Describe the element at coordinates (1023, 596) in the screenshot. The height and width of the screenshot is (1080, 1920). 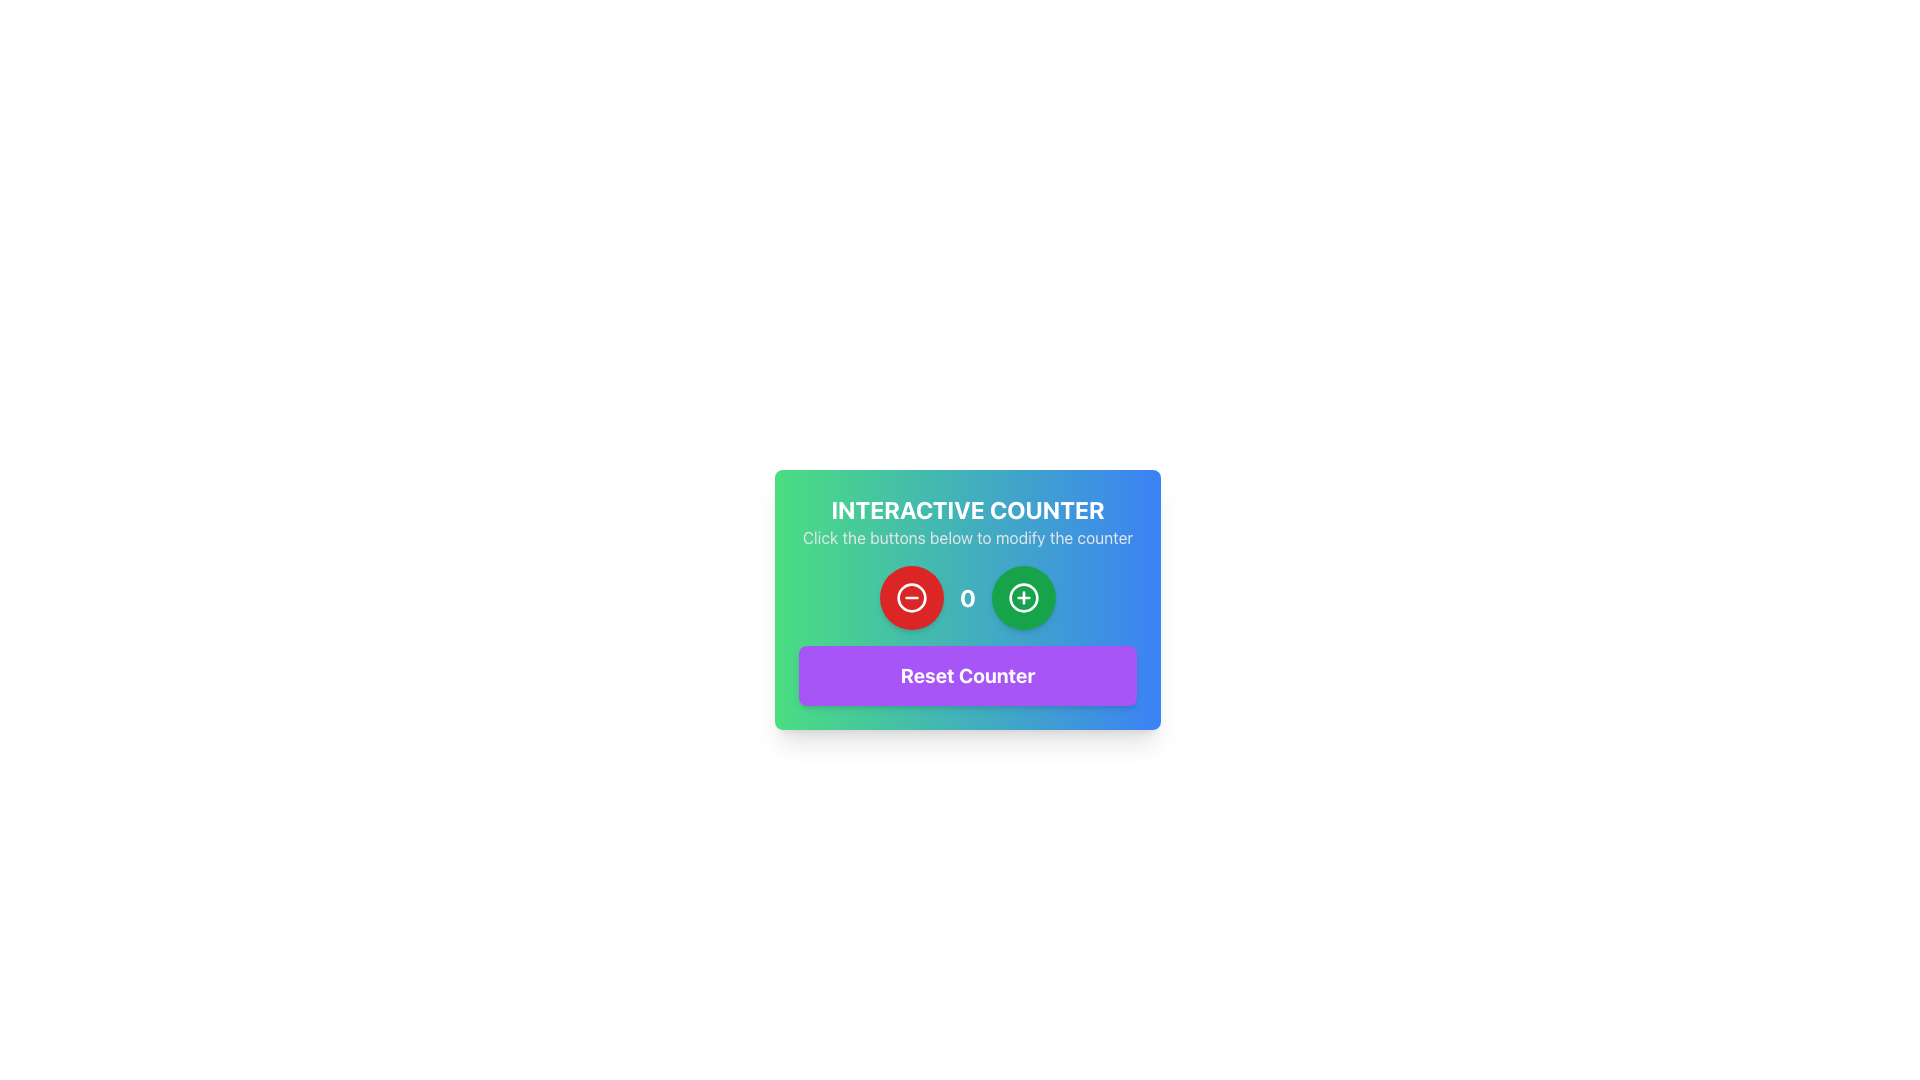
I see `the button located to the right of the red circular button to increase the displayed numeric counter` at that location.